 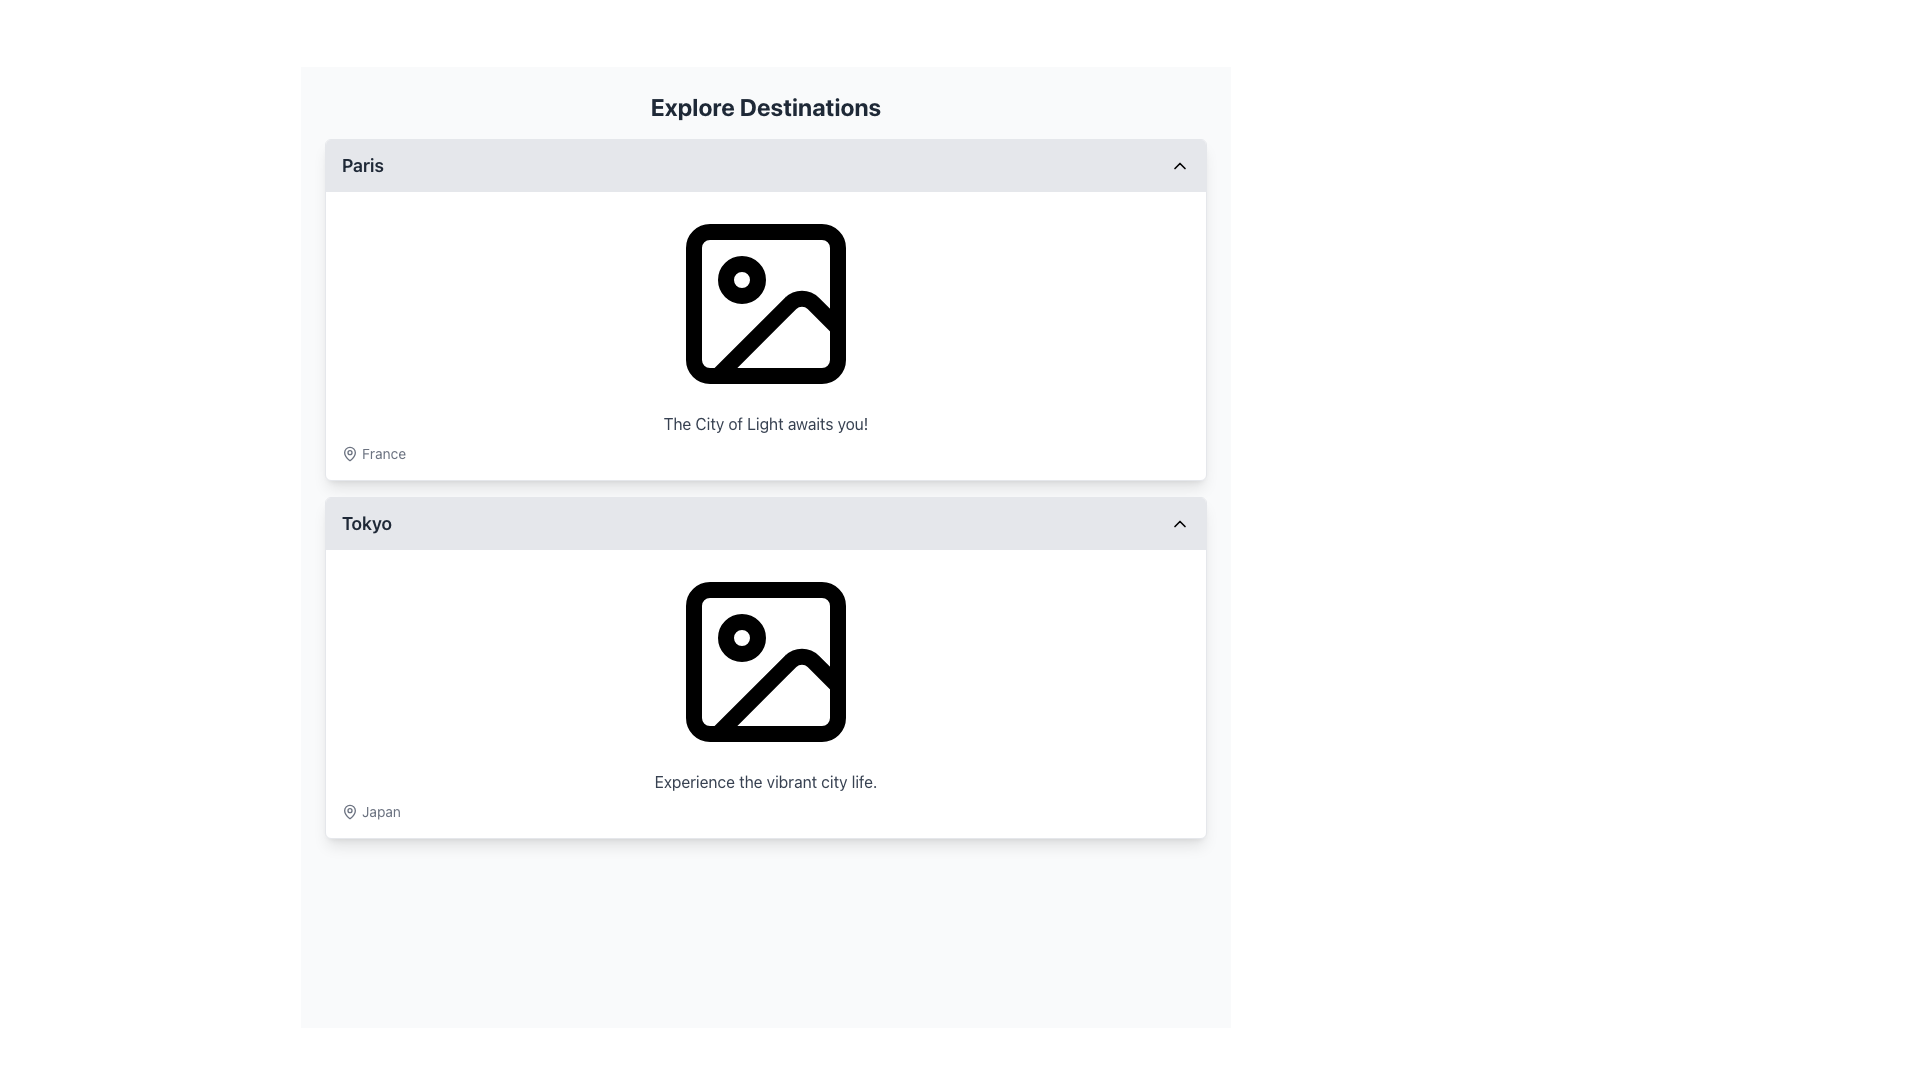 What do you see at coordinates (350, 812) in the screenshot?
I see `the map location pin icon representing Japan in the Tokyo section` at bounding box center [350, 812].